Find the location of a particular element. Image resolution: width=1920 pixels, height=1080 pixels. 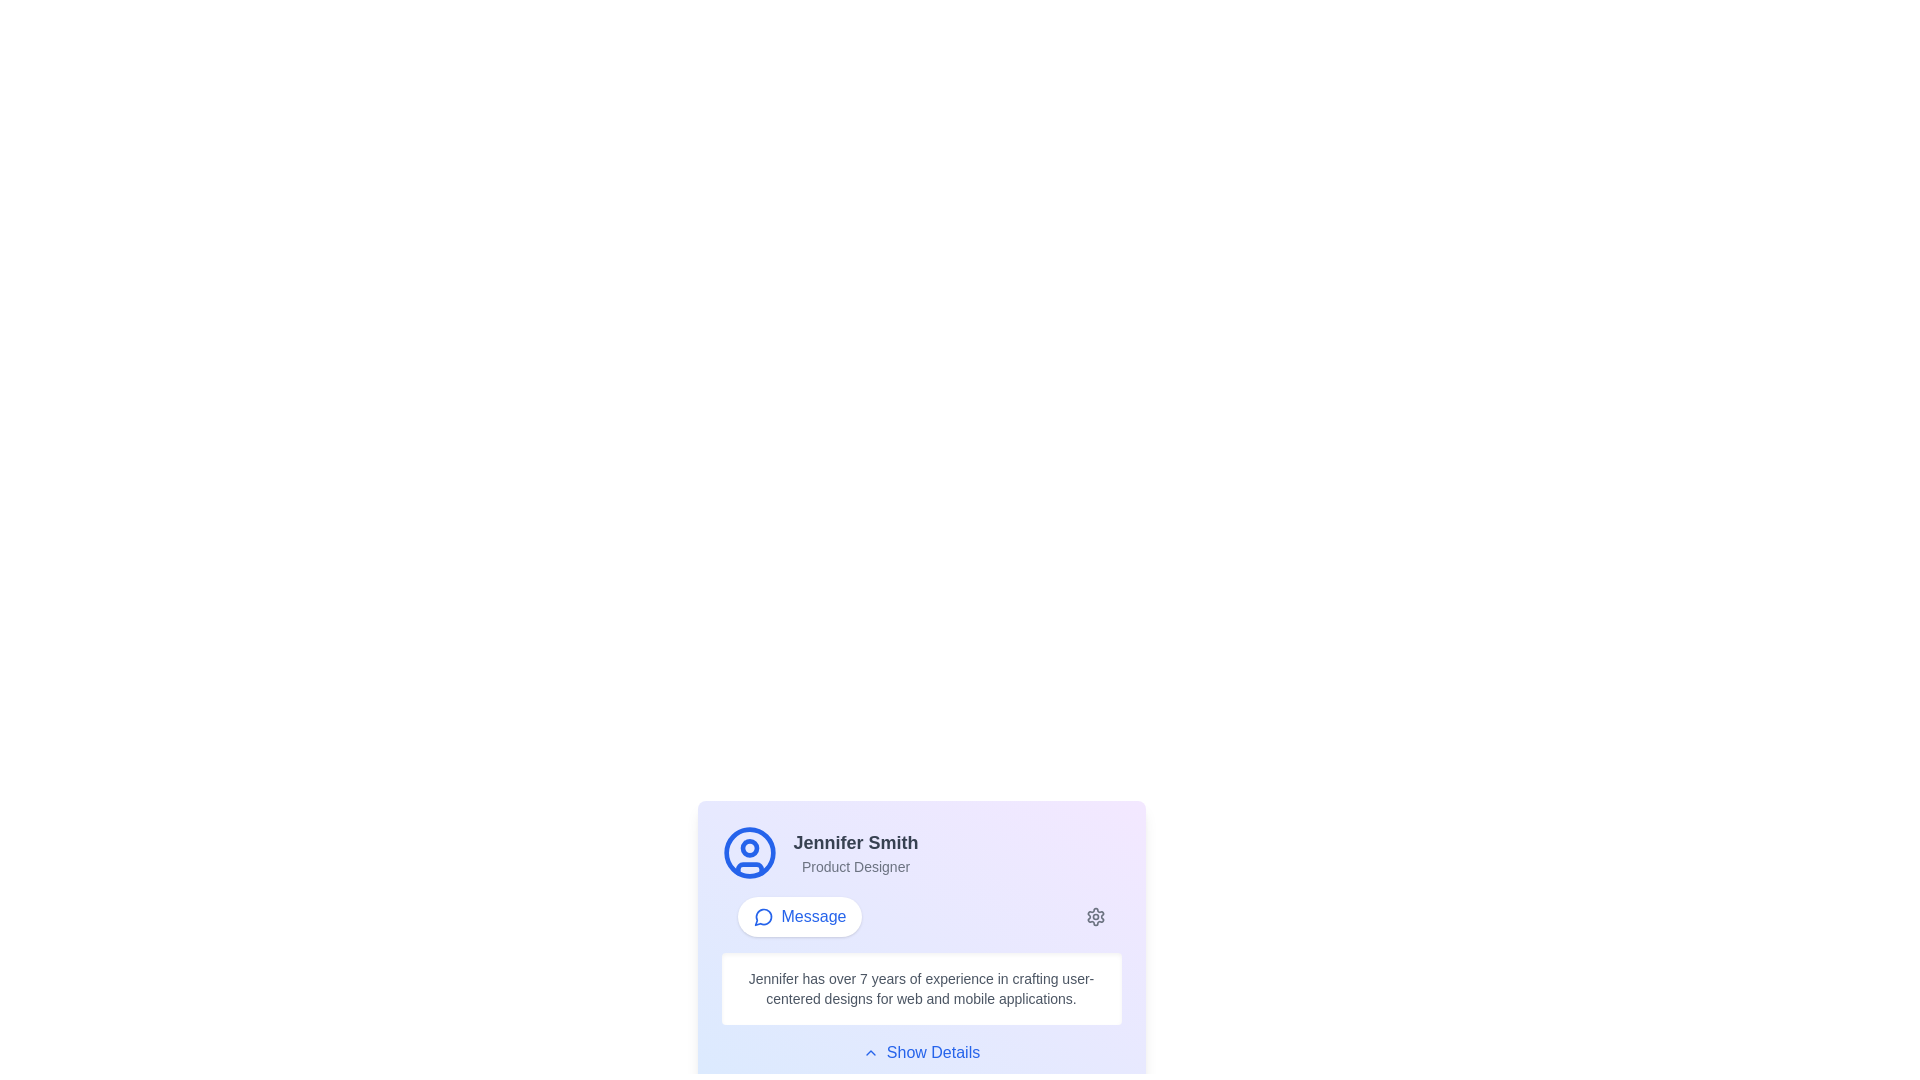

the messaging icon located inside the 'Message' button, which is positioned in the lower section of the user details card is located at coordinates (762, 917).